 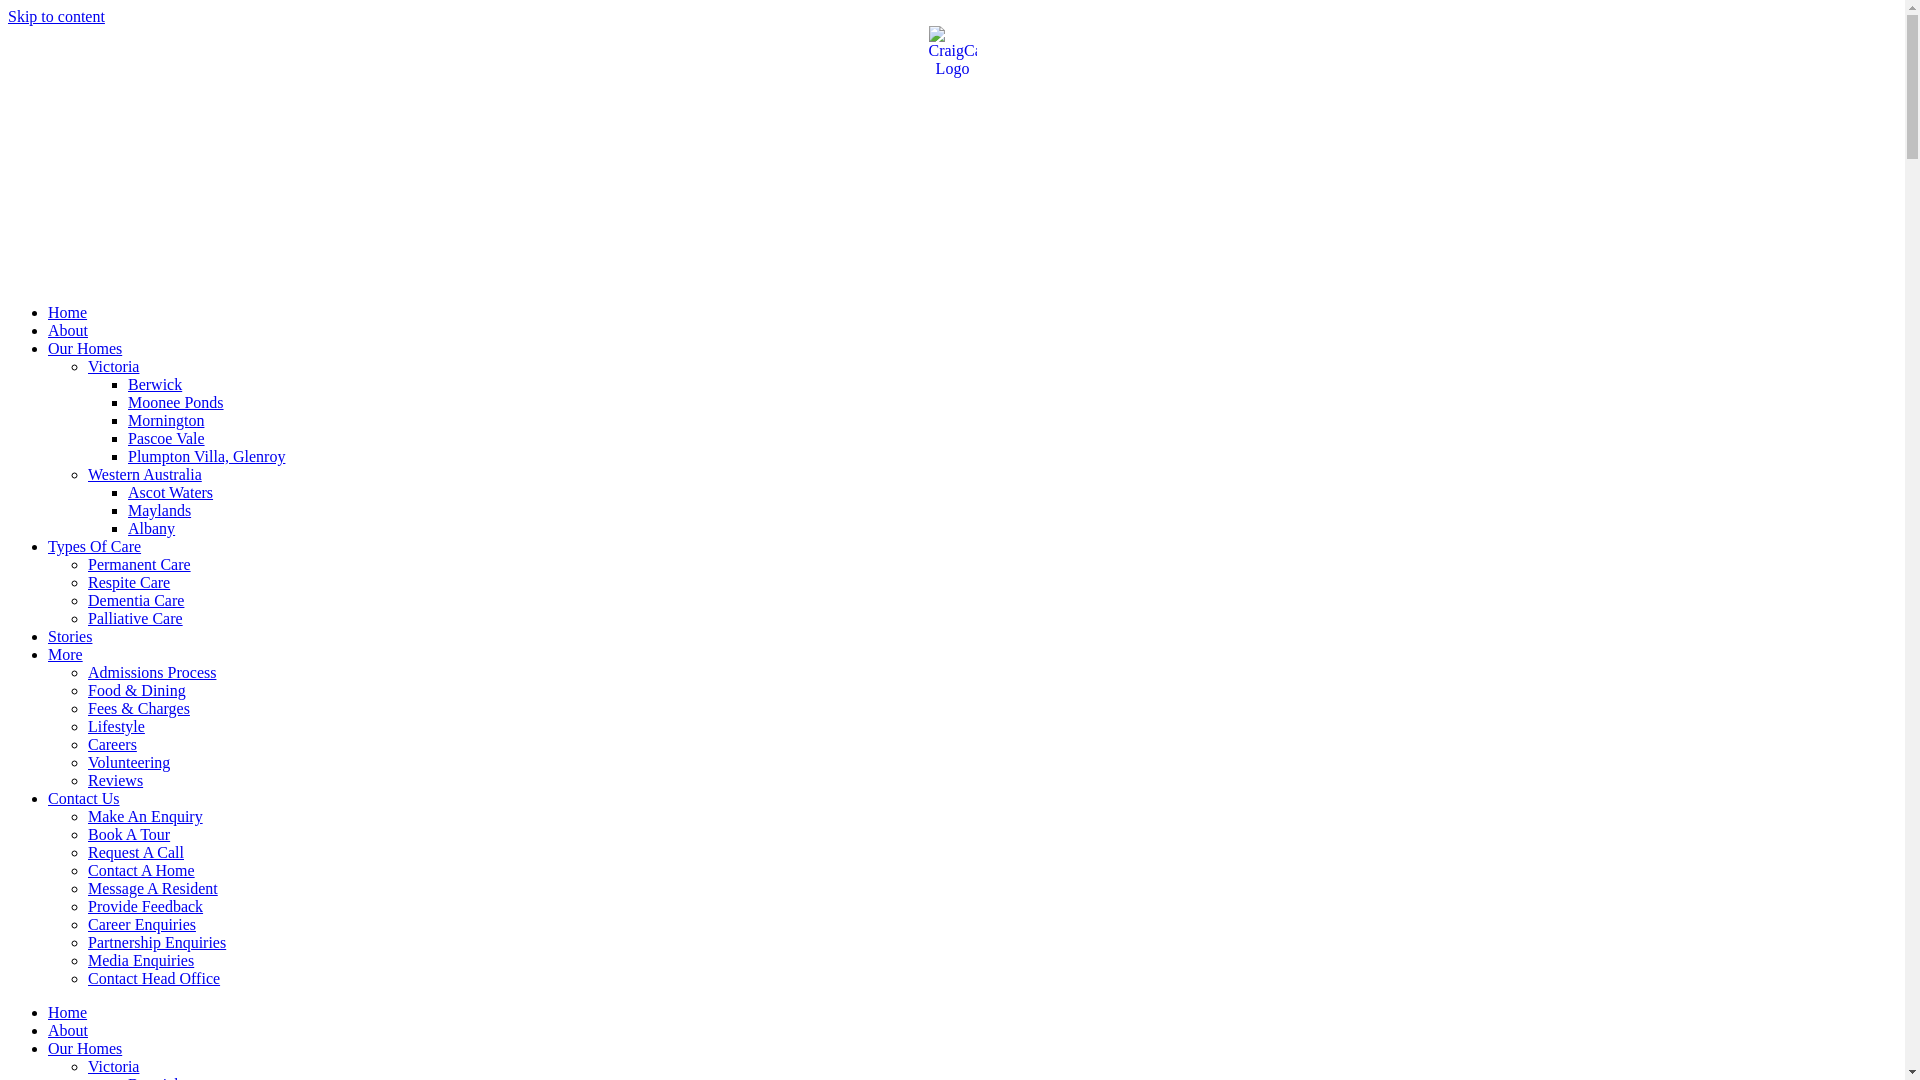 What do you see at coordinates (112, 1065) in the screenshot?
I see `'Victoria'` at bounding box center [112, 1065].